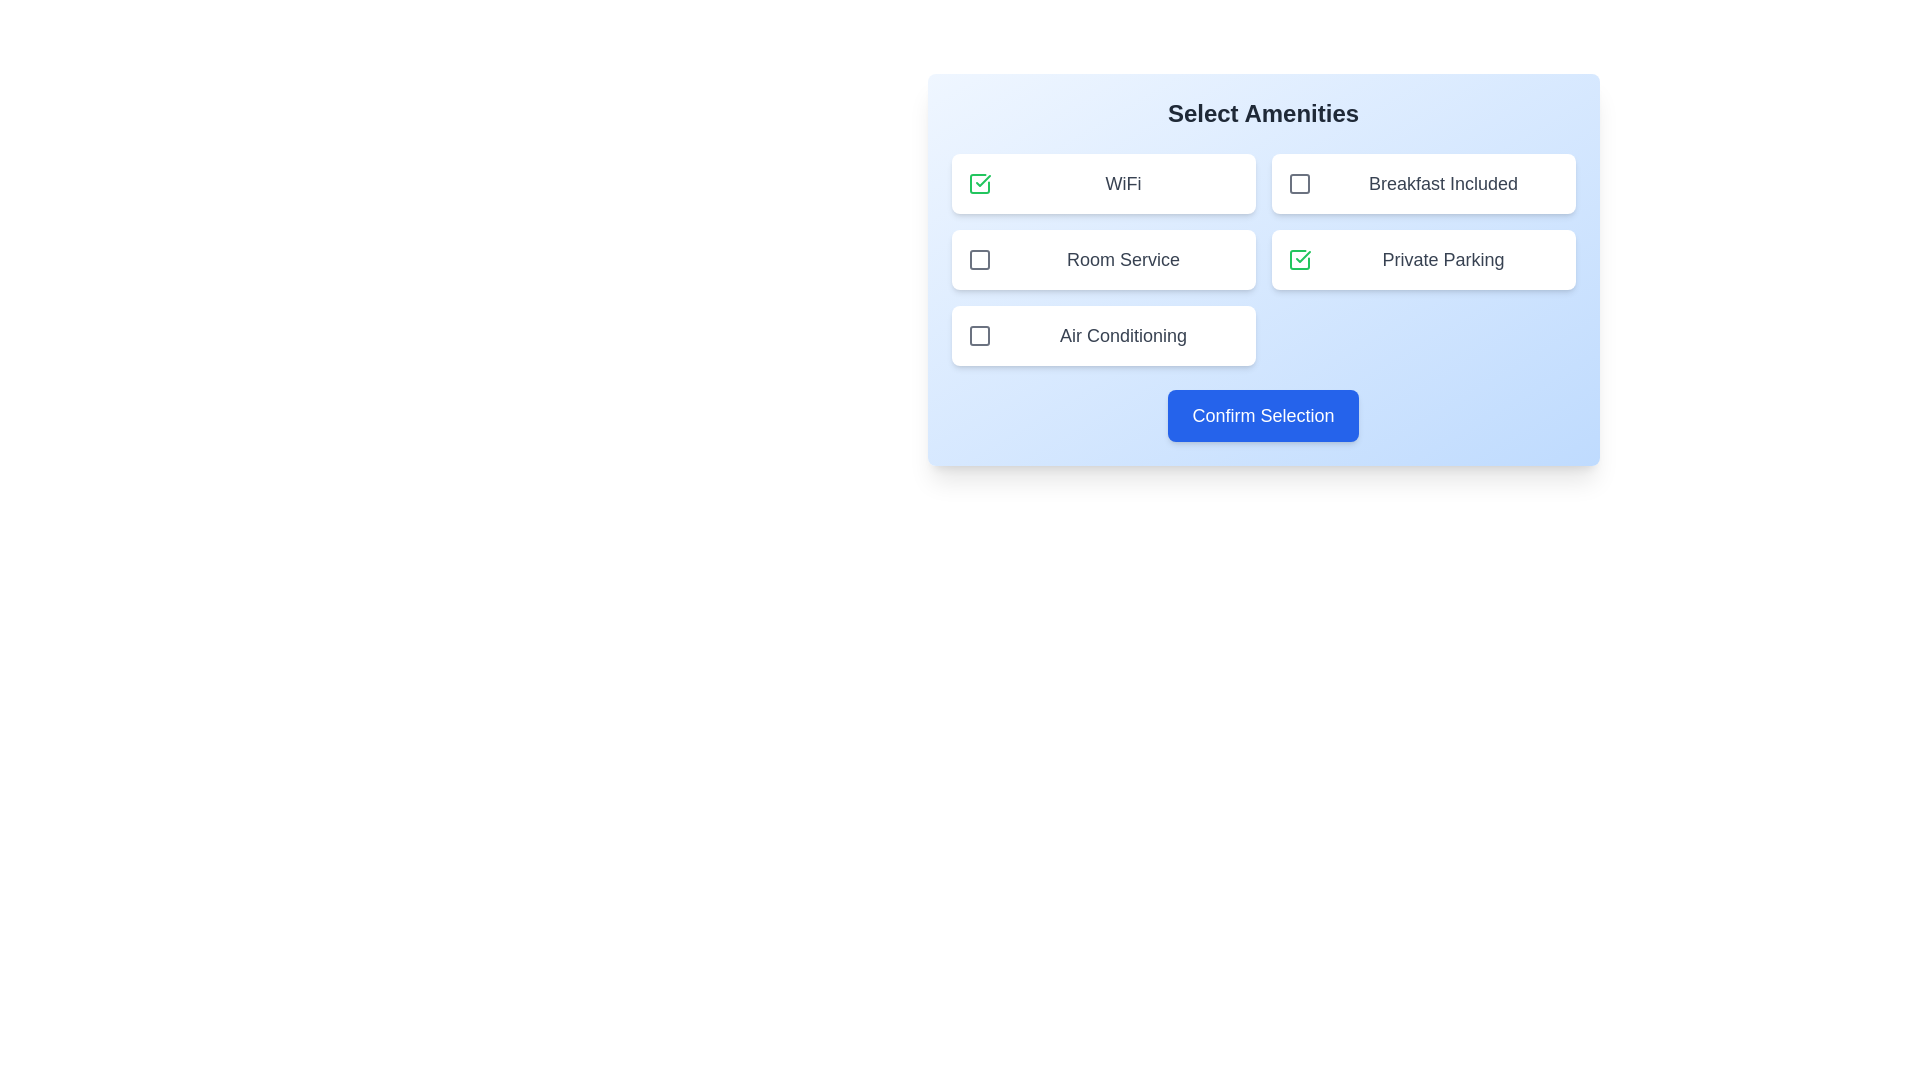 This screenshot has height=1080, width=1920. What do you see at coordinates (1422, 258) in the screenshot?
I see `the 'Private Parking' selectable option card in the second row and second column of the 'Select Amenities' grid` at bounding box center [1422, 258].